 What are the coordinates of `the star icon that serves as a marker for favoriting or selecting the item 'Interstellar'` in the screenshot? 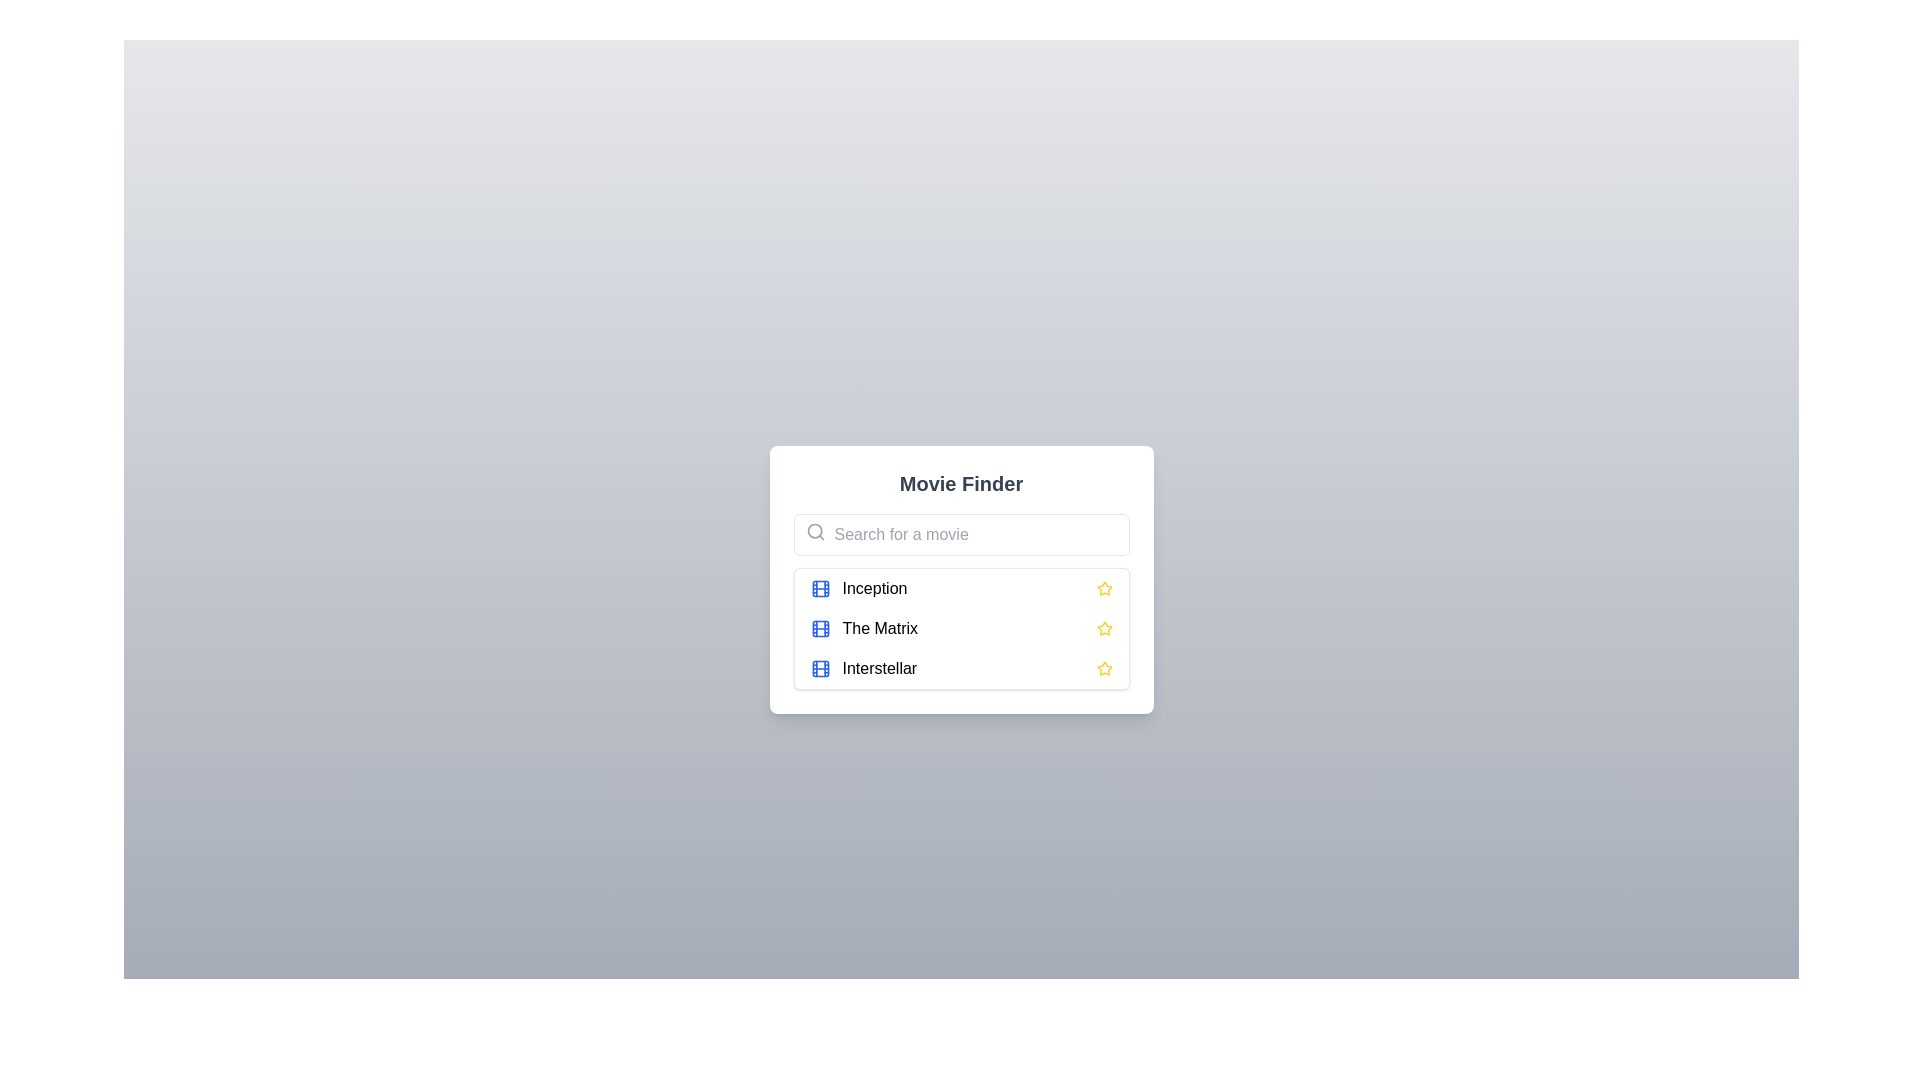 It's located at (1103, 627).